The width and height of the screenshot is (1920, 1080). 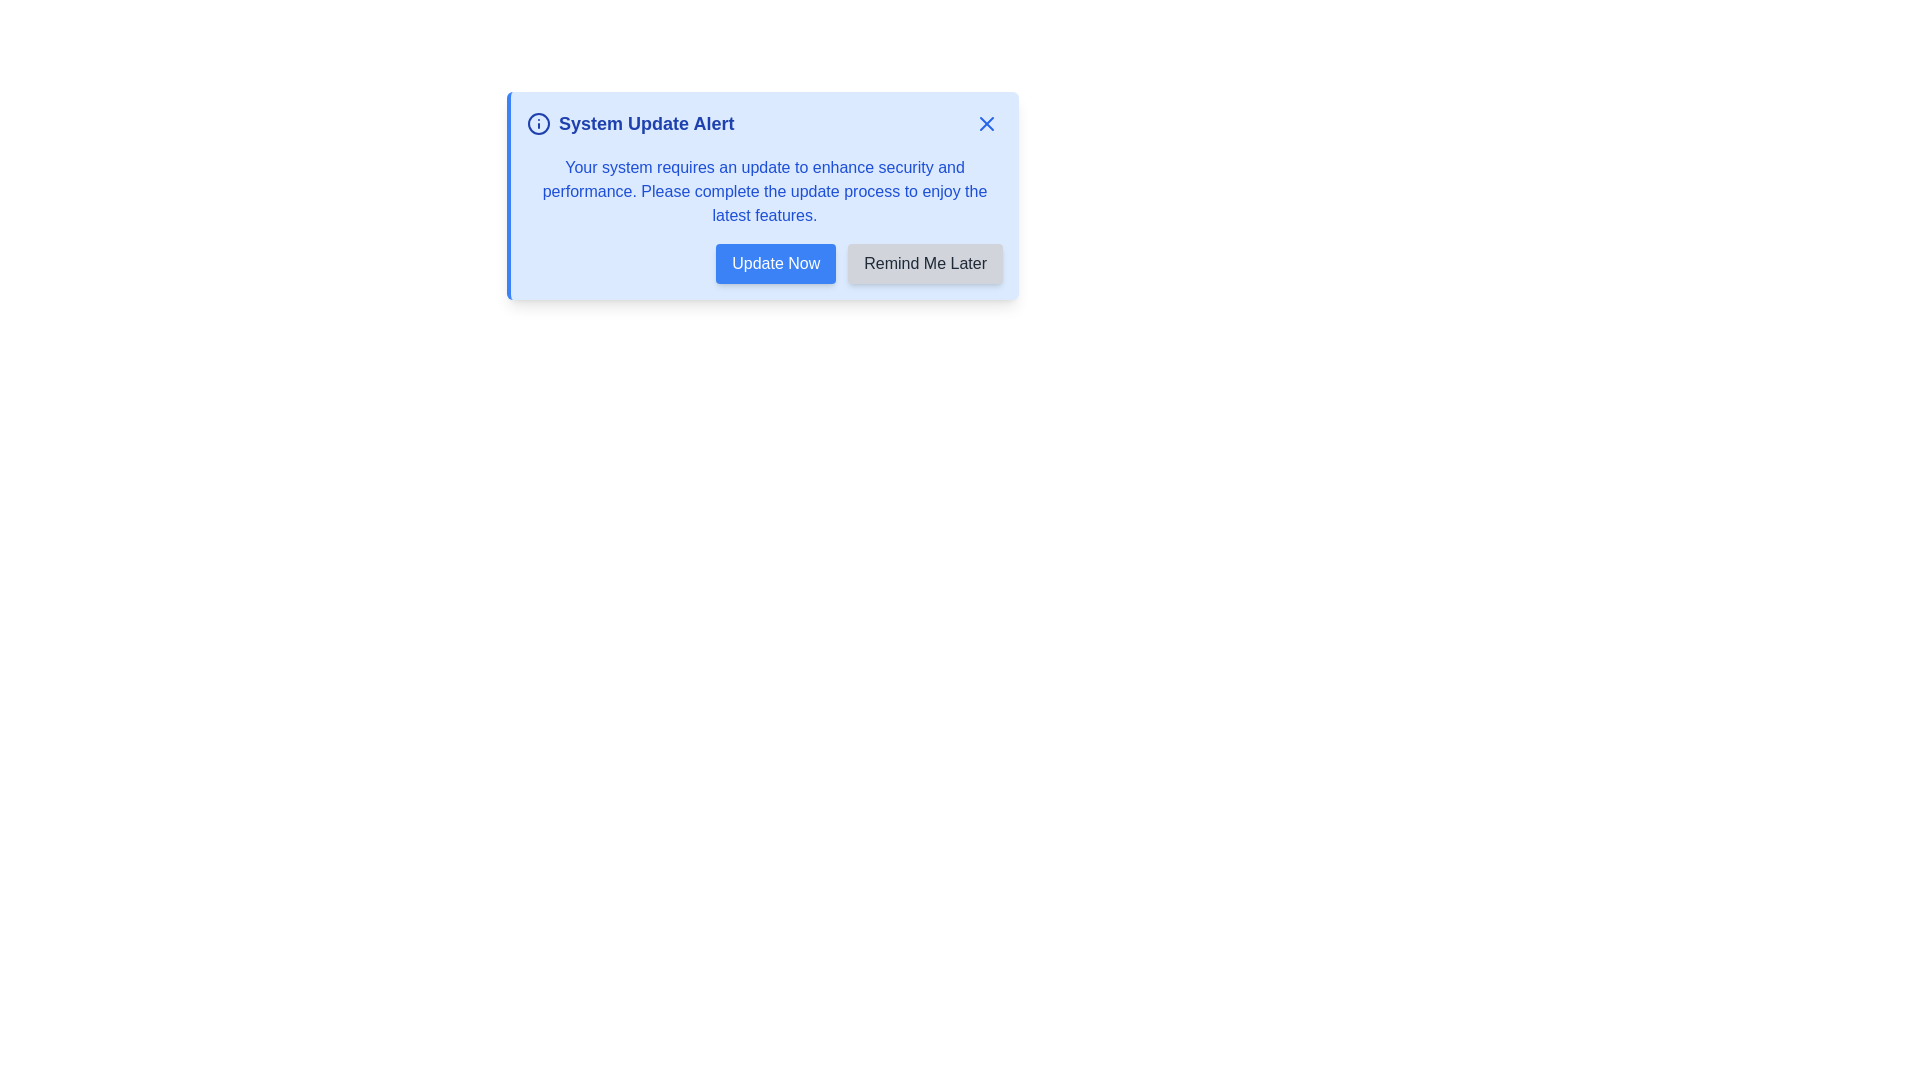 I want to click on the close button of the alert dialog, so click(x=987, y=123).